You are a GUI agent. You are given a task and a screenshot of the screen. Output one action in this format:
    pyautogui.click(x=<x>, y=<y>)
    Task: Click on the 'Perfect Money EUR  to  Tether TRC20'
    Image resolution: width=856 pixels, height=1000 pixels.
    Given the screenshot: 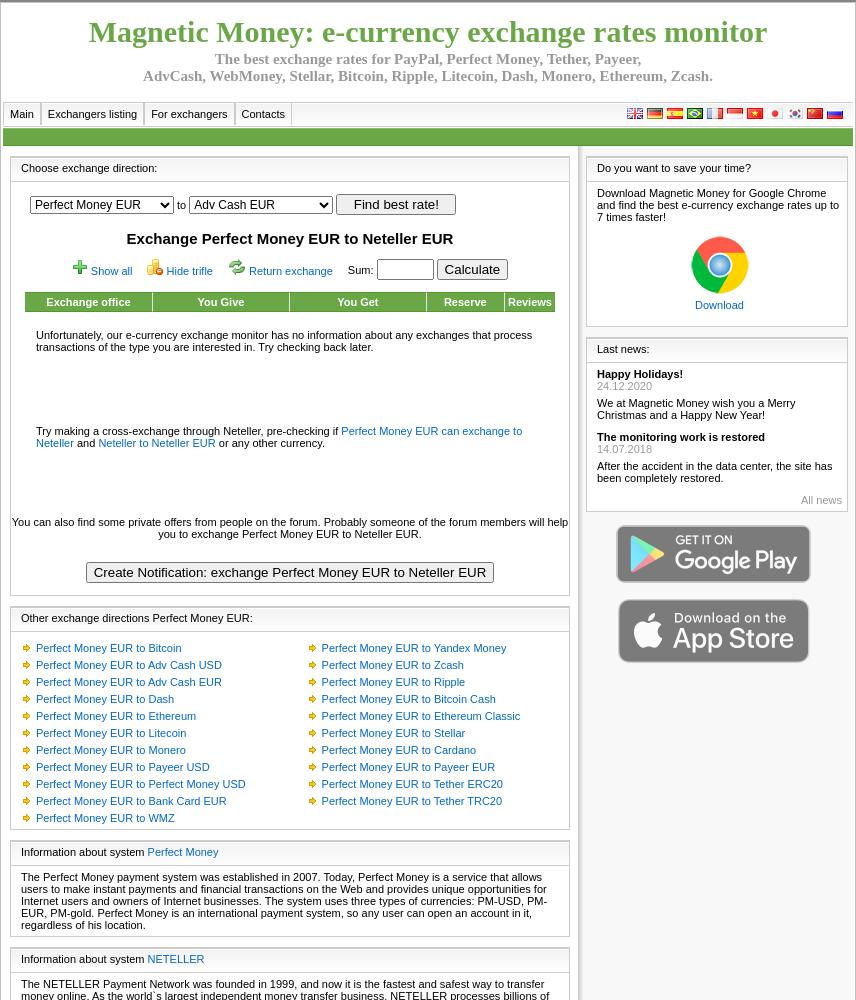 What is the action you would take?
    pyautogui.click(x=321, y=801)
    